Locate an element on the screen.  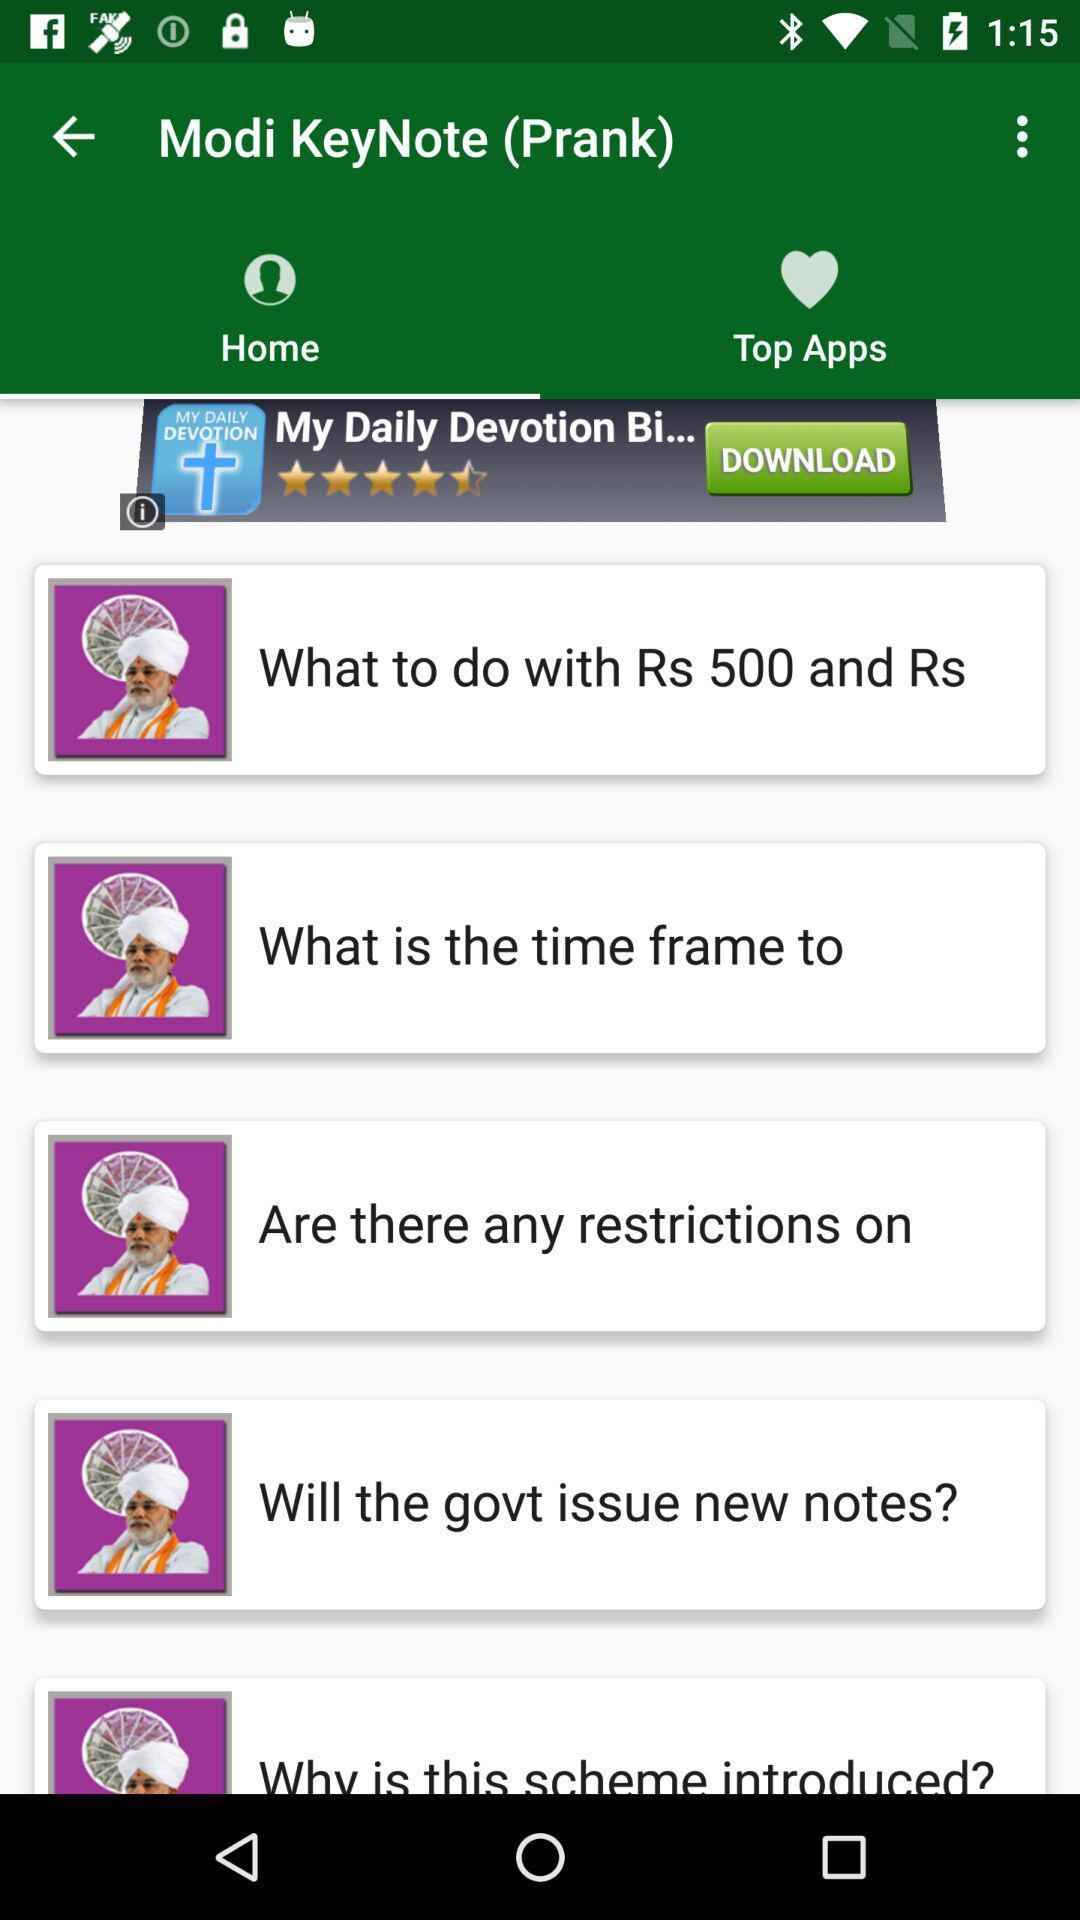
the what is the icon is located at coordinates (631, 947).